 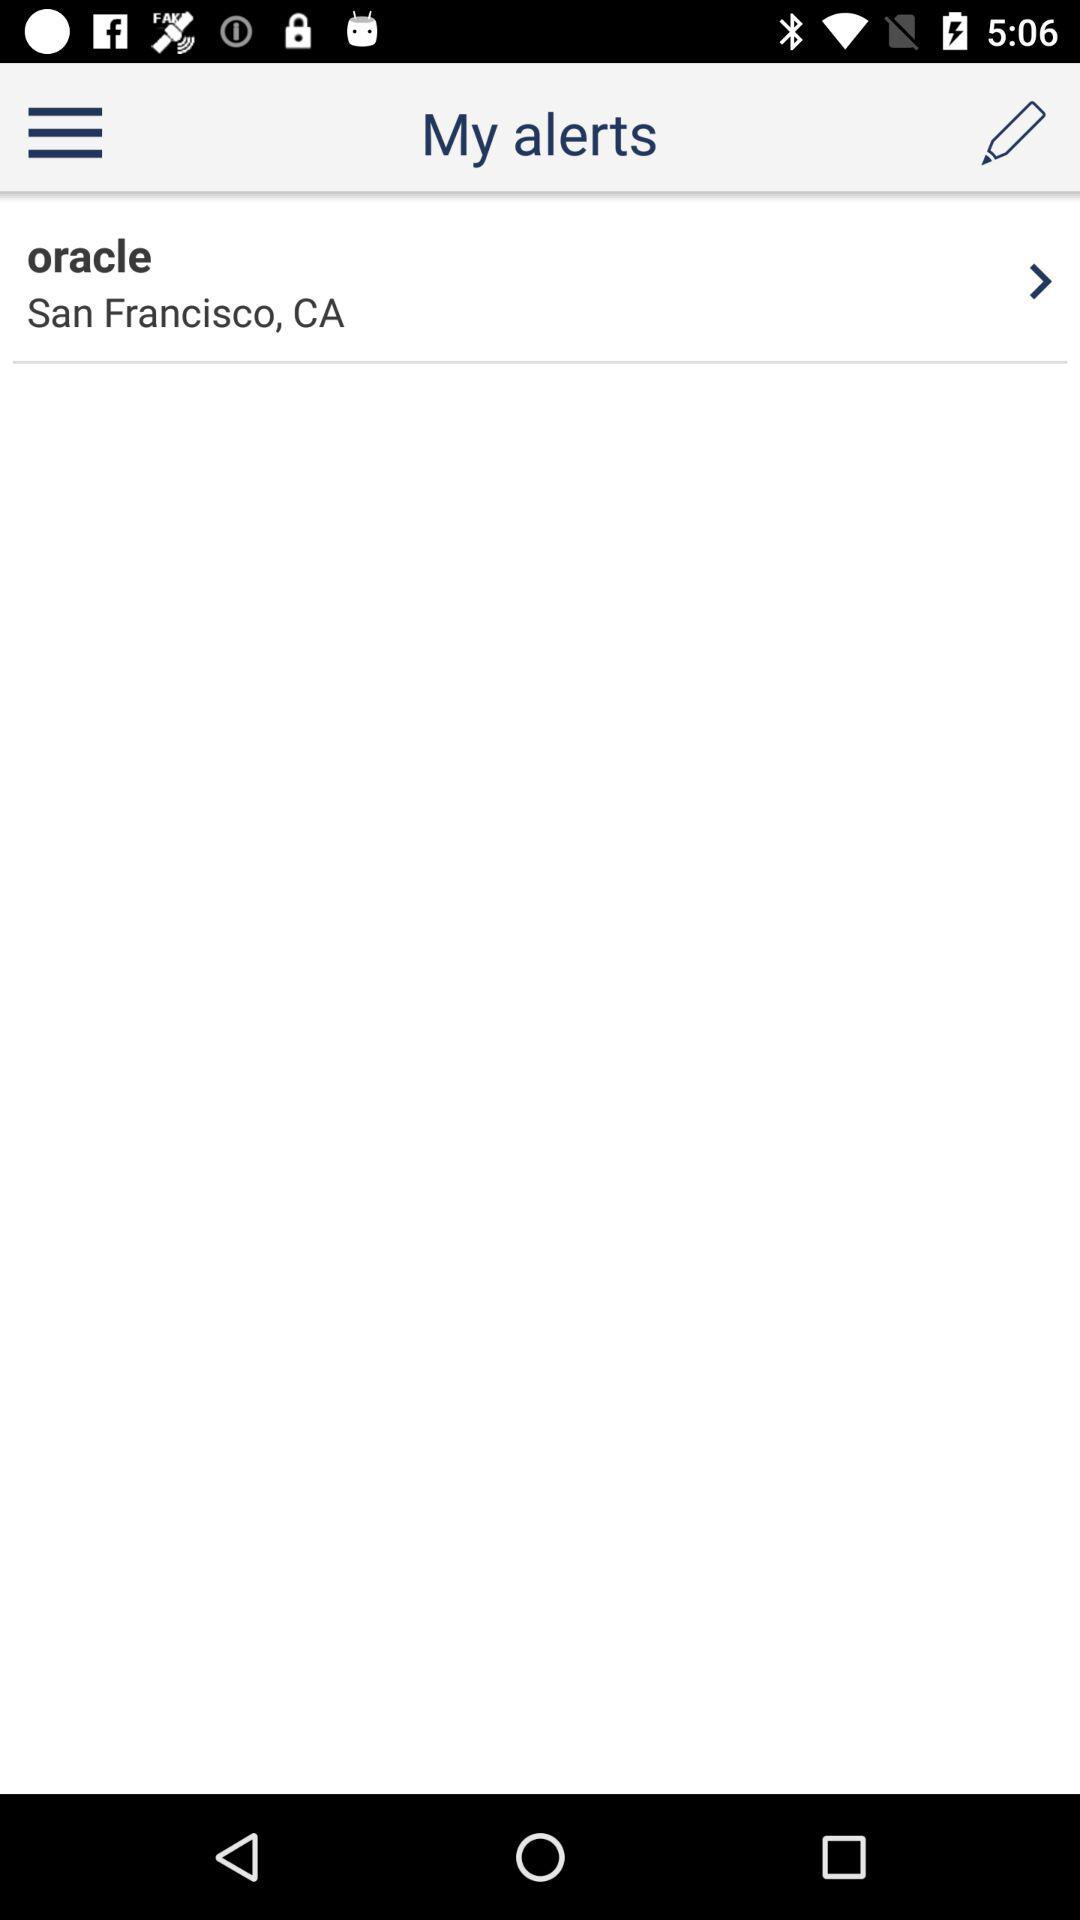 I want to click on the san francisco, ca, so click(x=185, y=310).